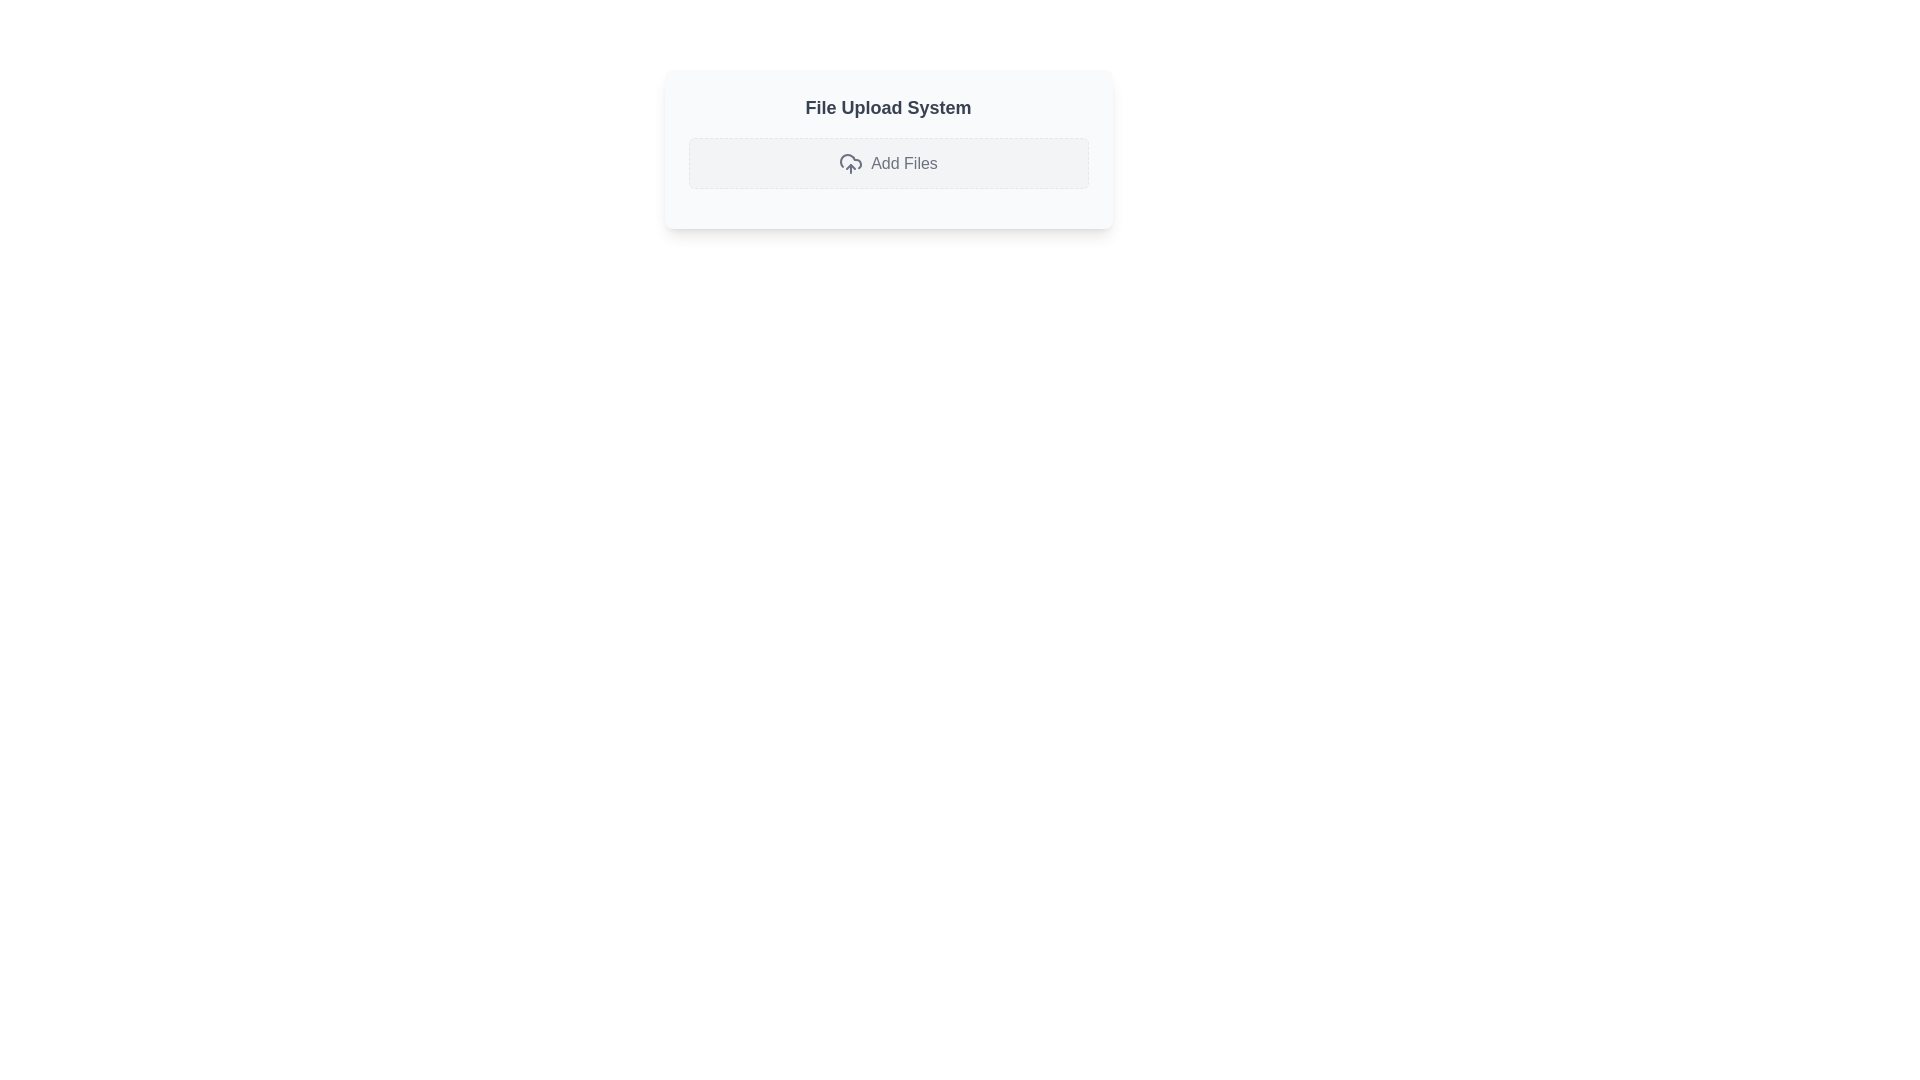 The width and height of the screenshot is (1920, 1080). What do you see at coordinates (903, 162) in the screenshot?
I see `the 'Add Files' label that is located to the right of the cloud upload icon within a bordered button-like area` at bounding box center [903, 162].